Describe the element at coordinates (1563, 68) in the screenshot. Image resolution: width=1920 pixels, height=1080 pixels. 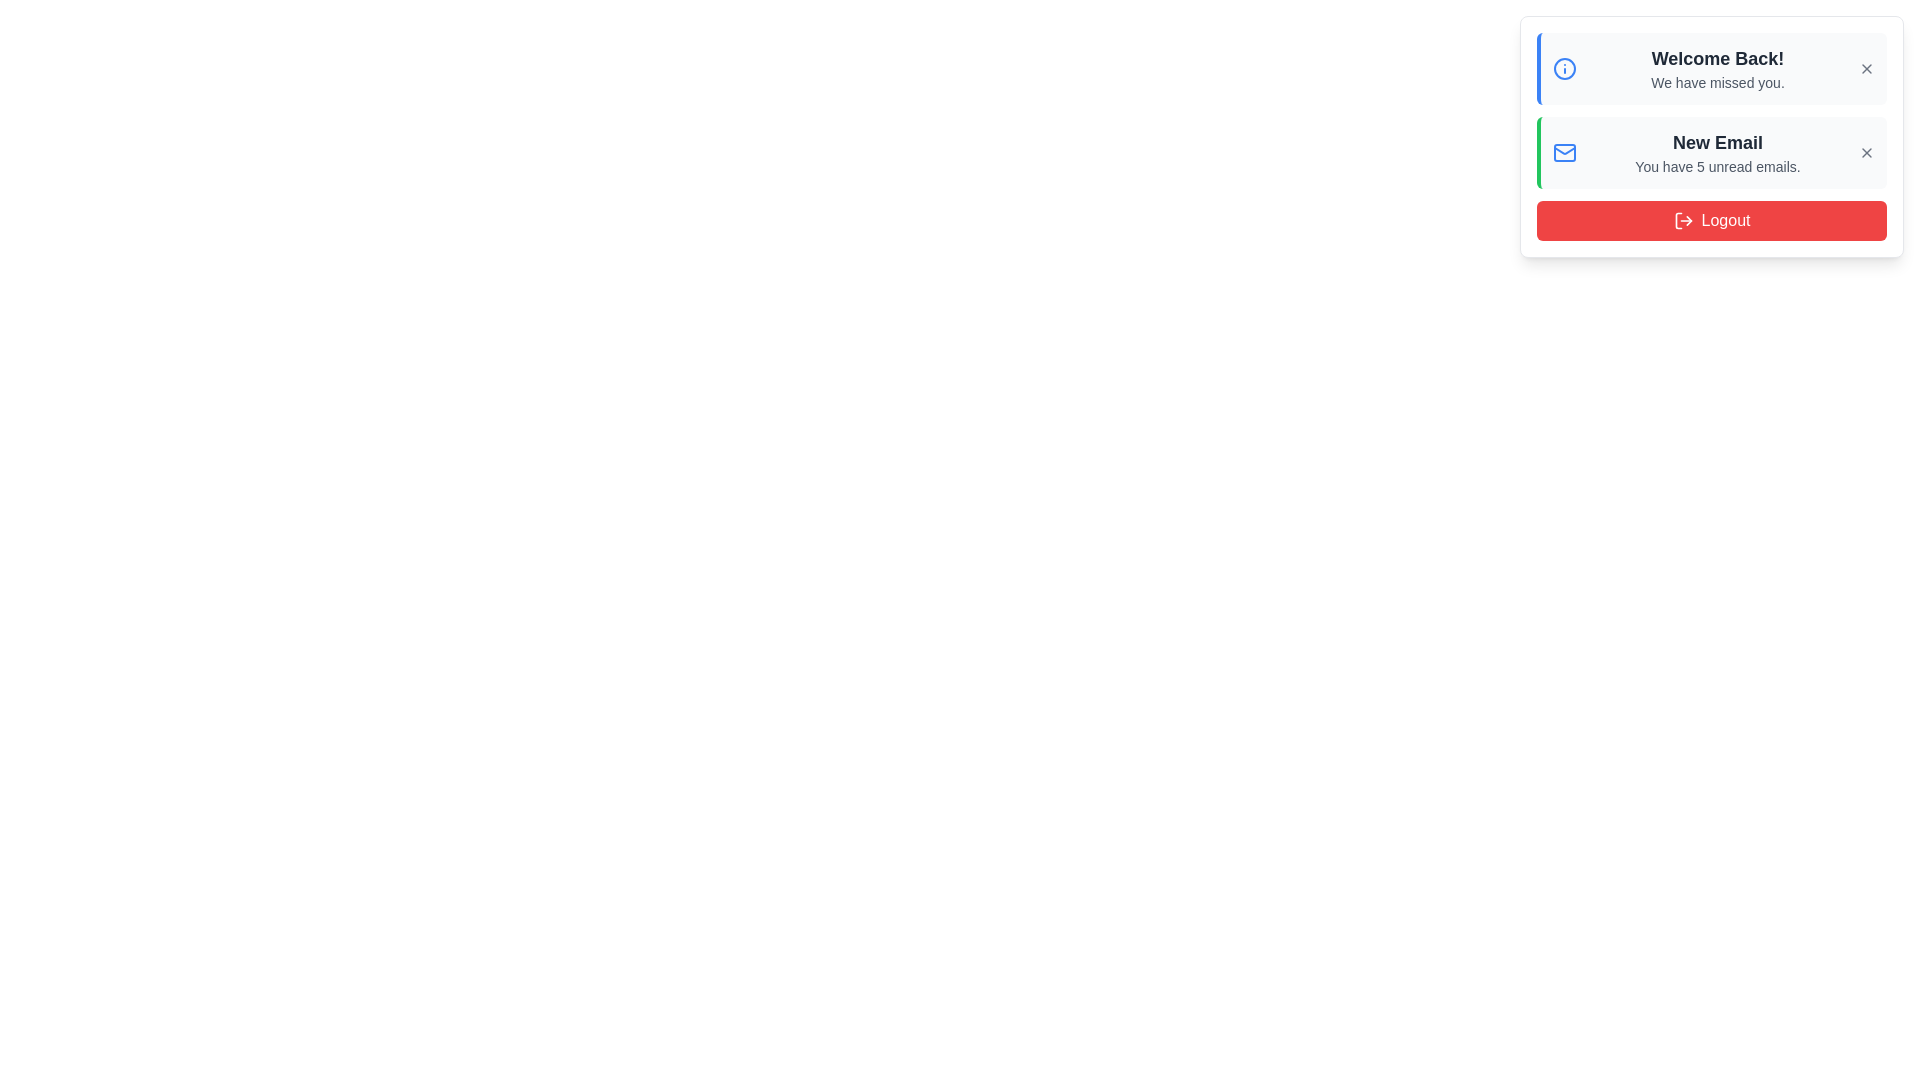
I see `the SVG Circle icon located at the top-left corner of the 'Welcome Back!' notification` at that location.